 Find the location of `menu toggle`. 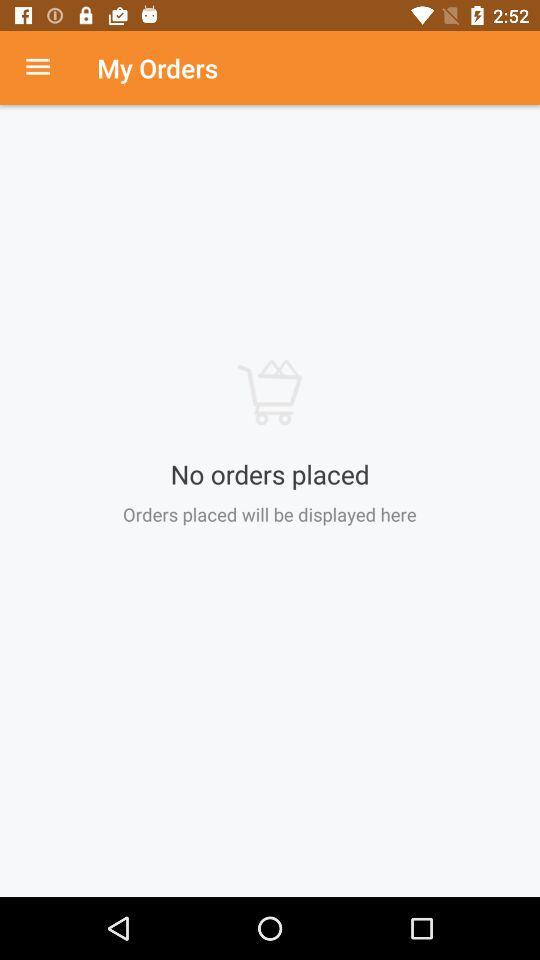

menu toggle is located at coordinates (48, 68).